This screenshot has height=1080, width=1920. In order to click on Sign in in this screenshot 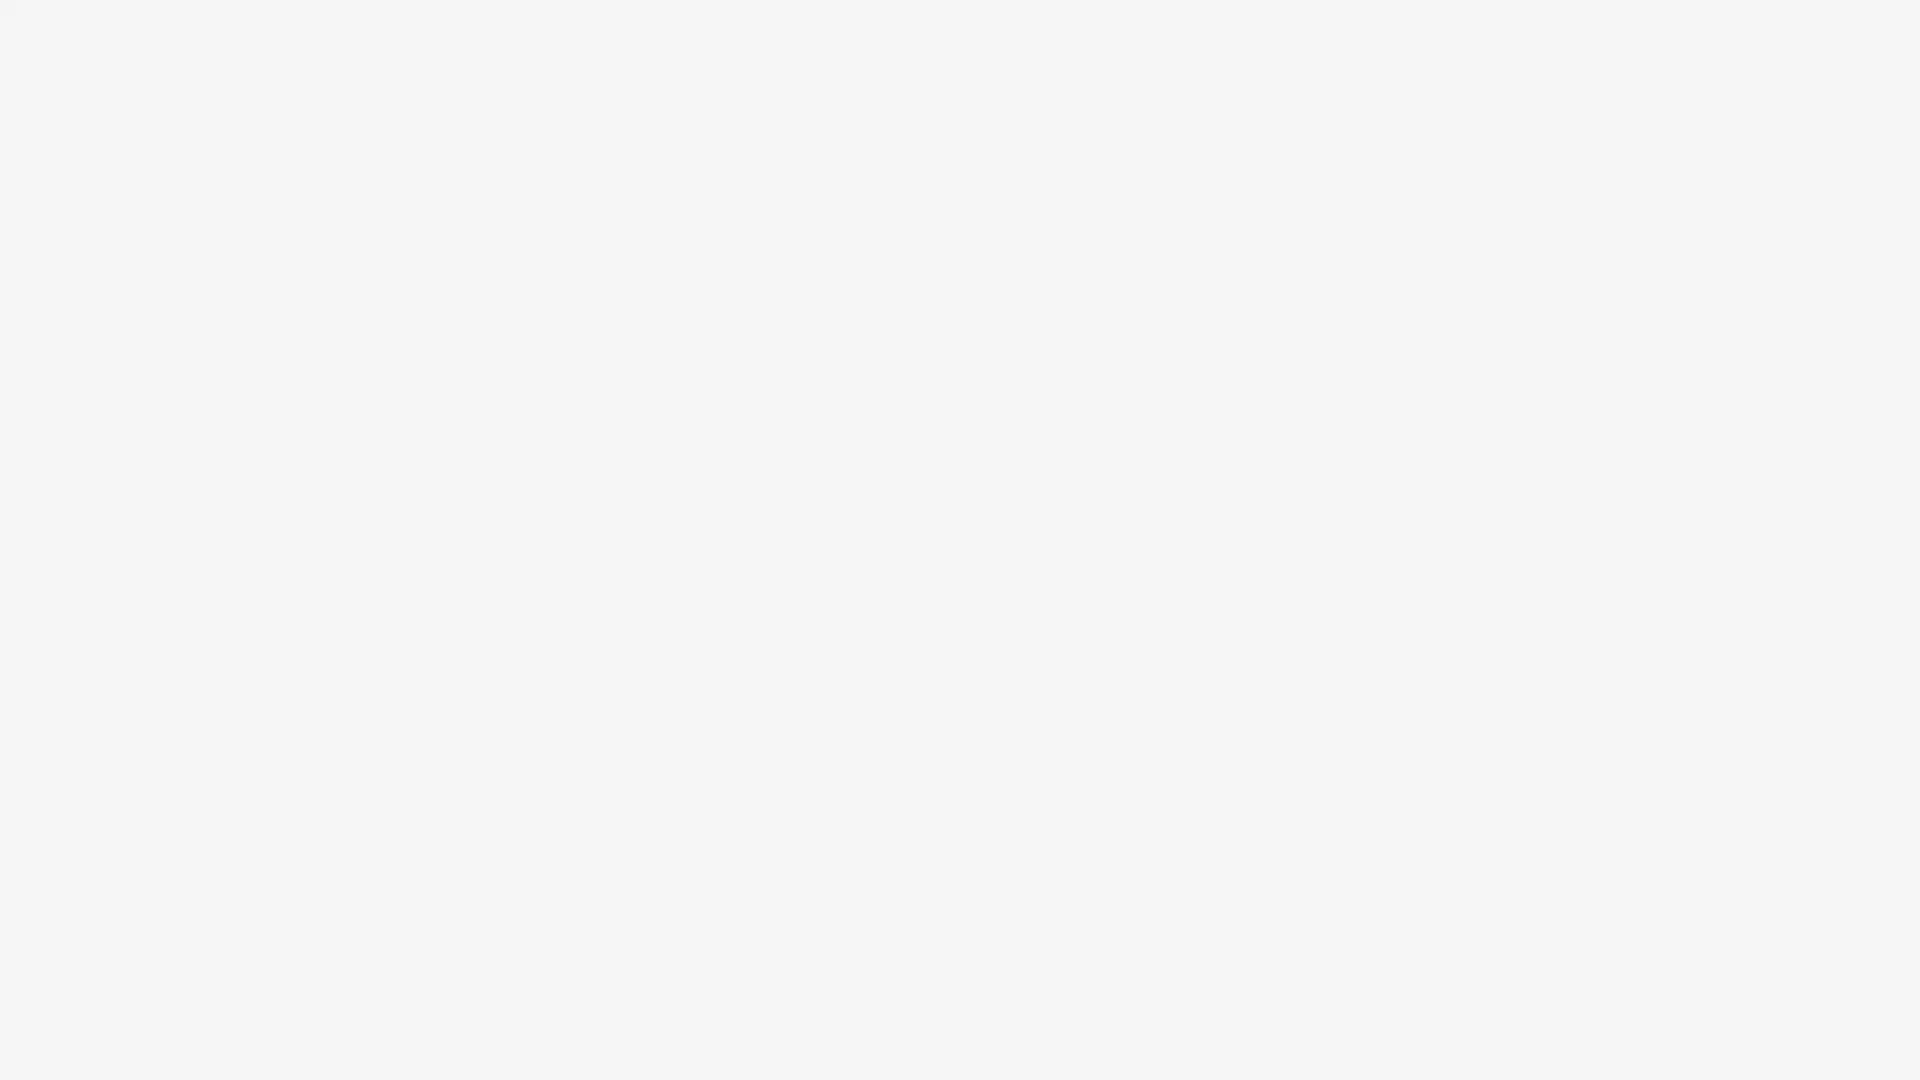, I will do `click(797, 362)`.